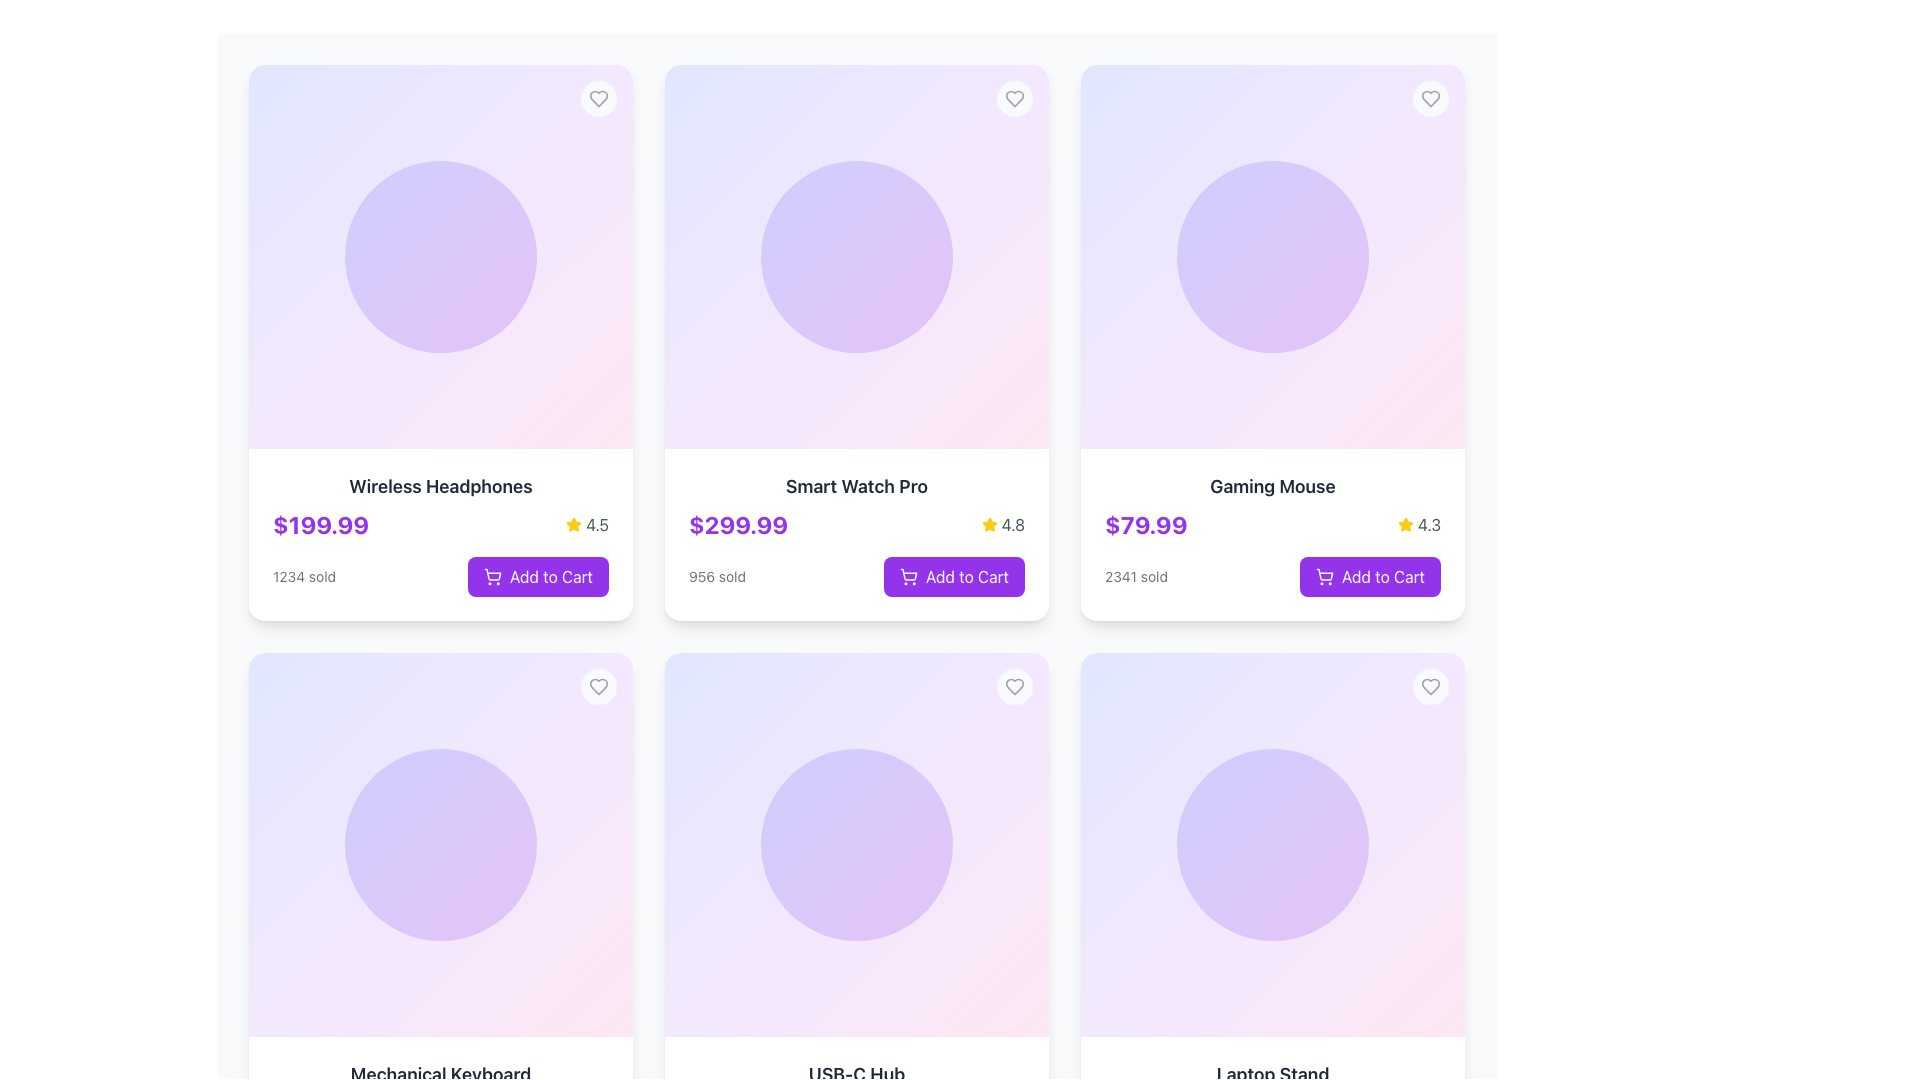  What do you see at coordinates (1014, 685) in the screenshot?
I see `the heart-shaped icon at the top-right corner of the 'Smart Watch Pro' product card to mark it as a favorite` at bounding box center [1014, 685].